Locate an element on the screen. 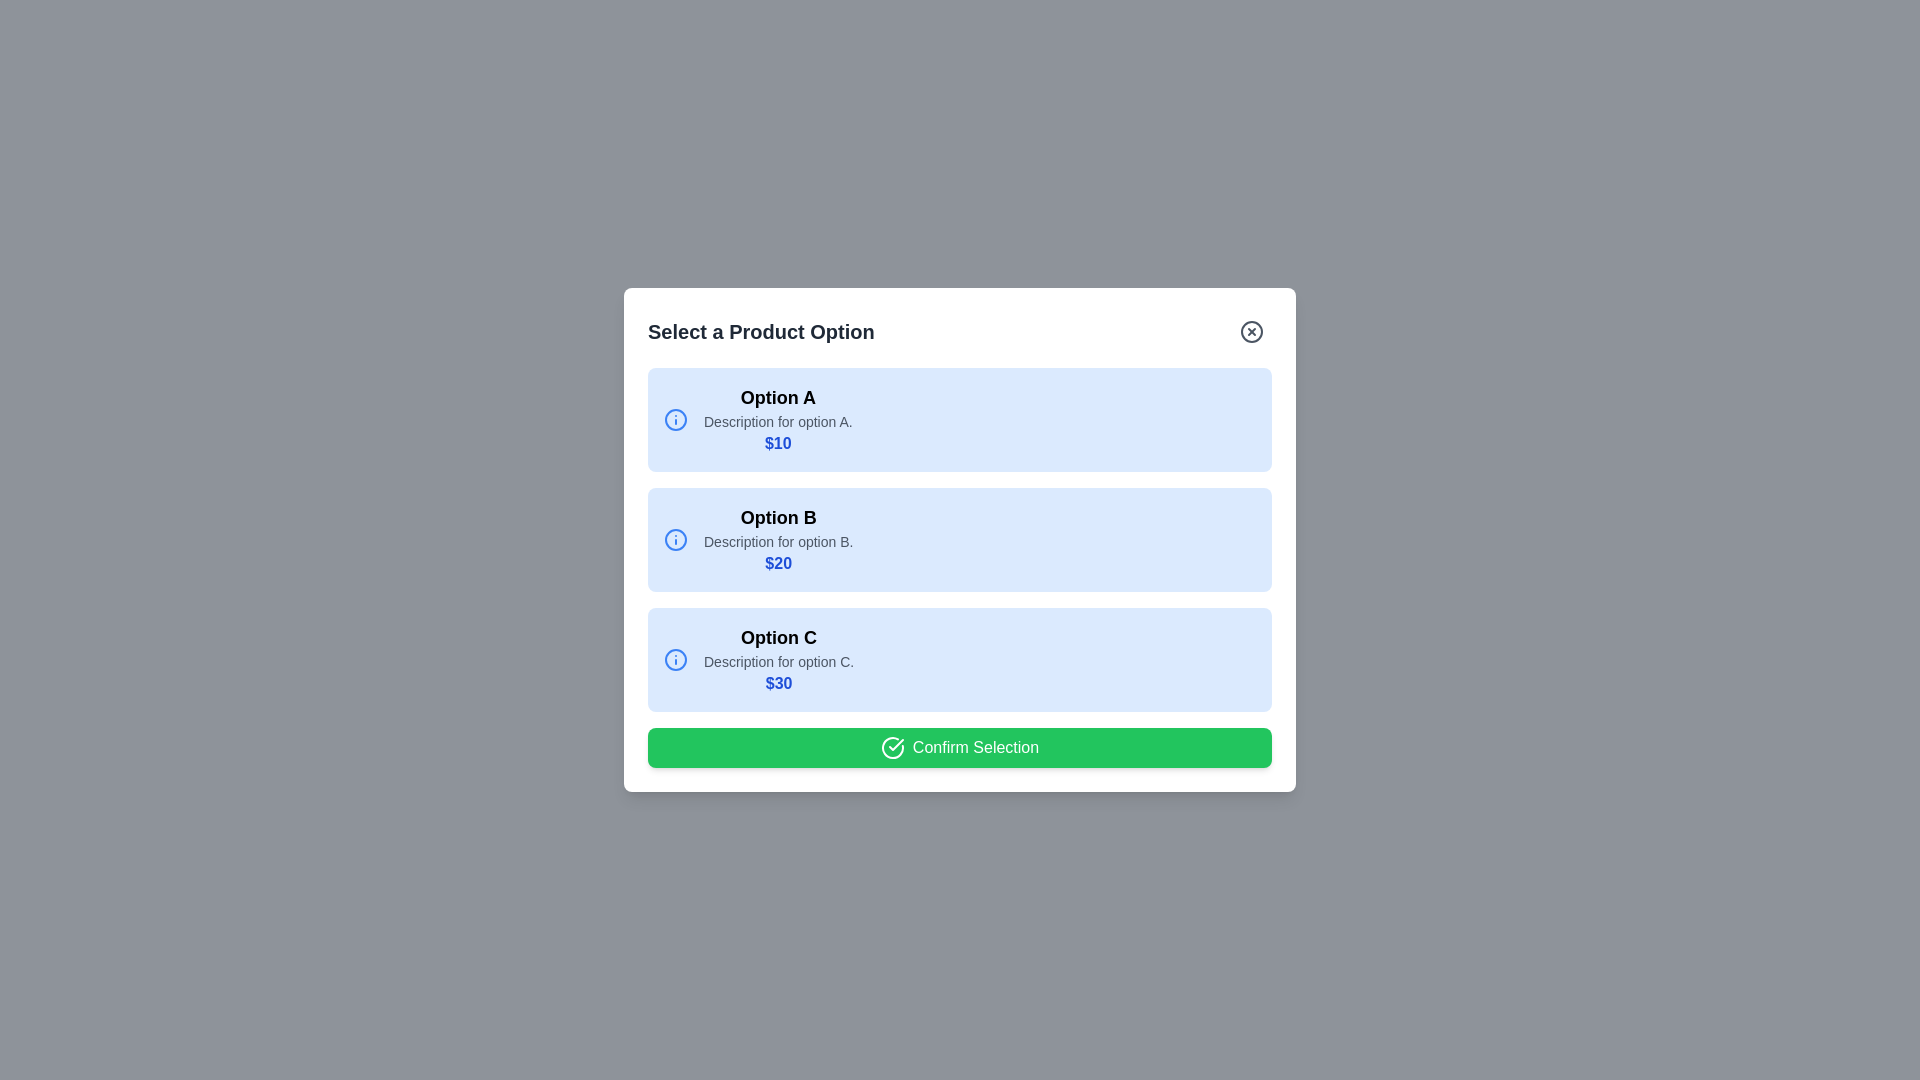  the option Option B to select it is located at coordinates (960, 540).